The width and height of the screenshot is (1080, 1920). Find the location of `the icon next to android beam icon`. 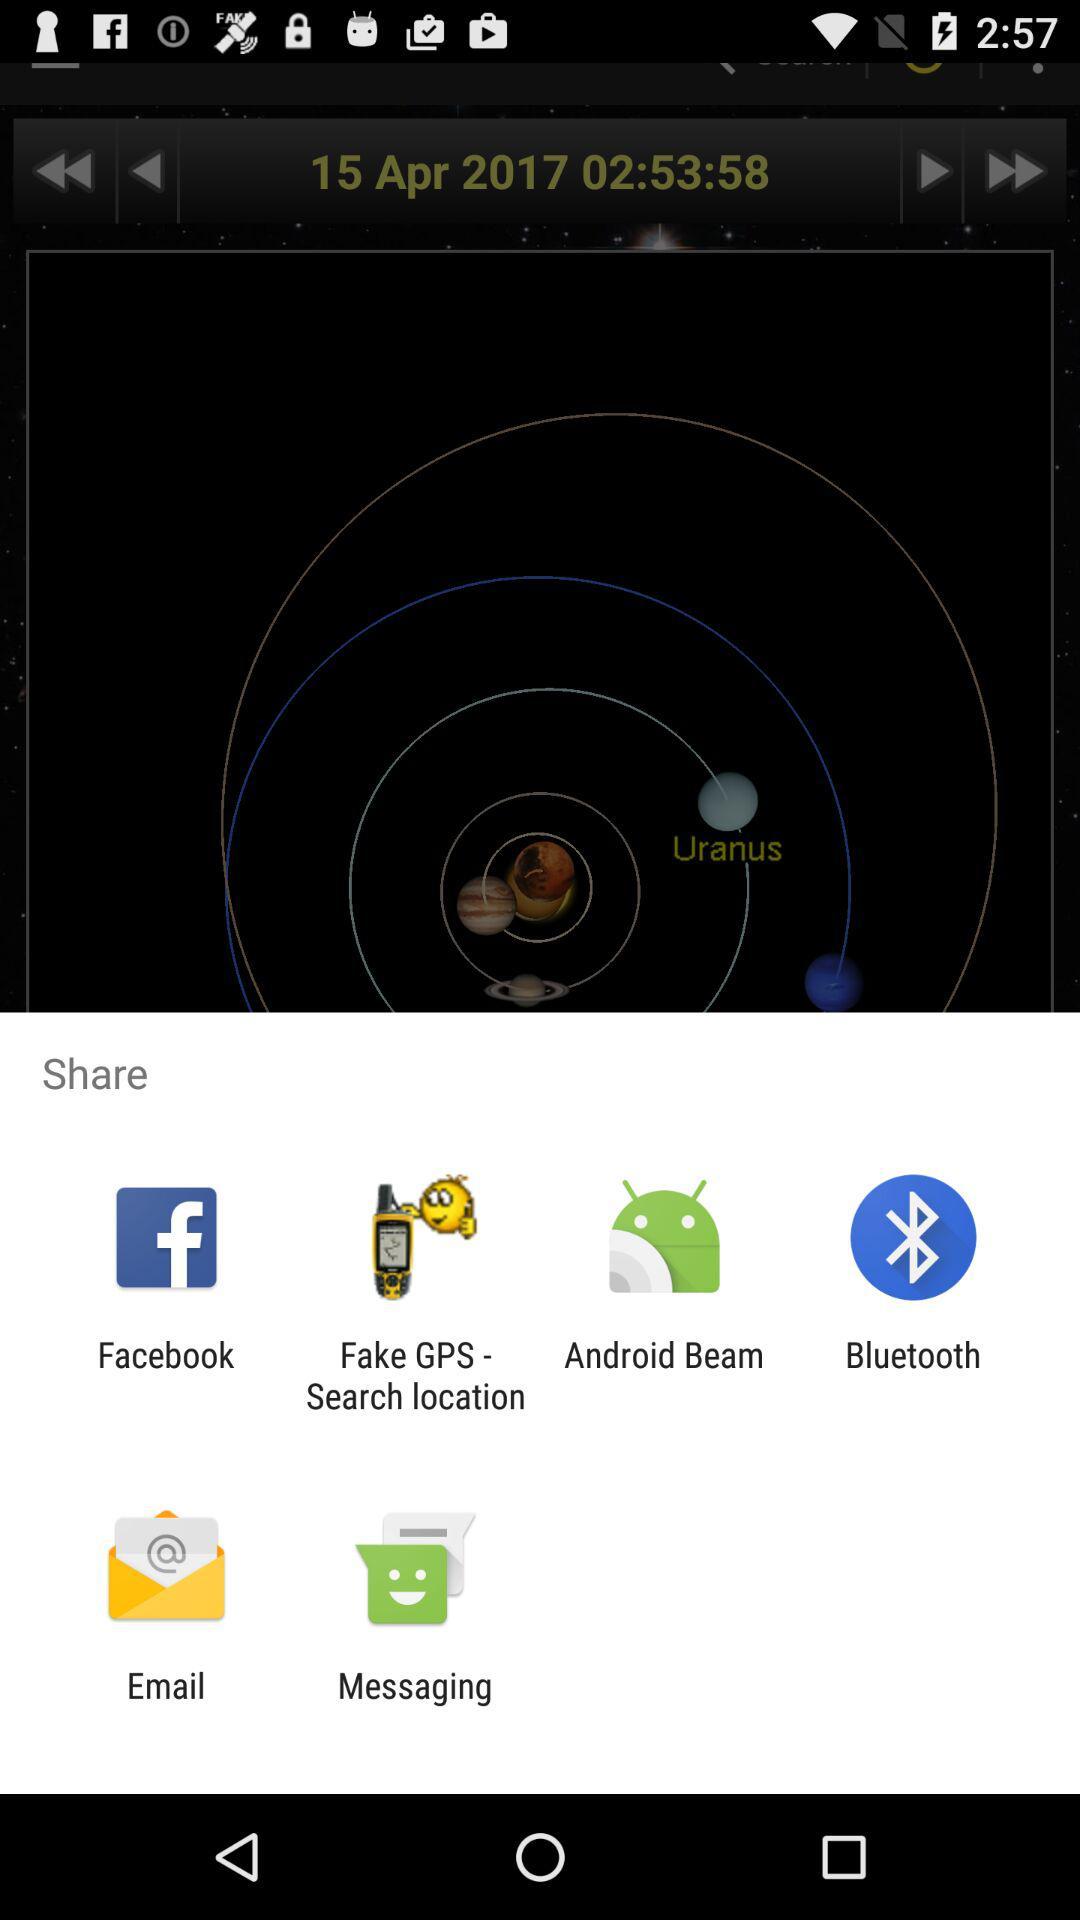

the icon next to android beam icon is located at coordinates (414, 1374).